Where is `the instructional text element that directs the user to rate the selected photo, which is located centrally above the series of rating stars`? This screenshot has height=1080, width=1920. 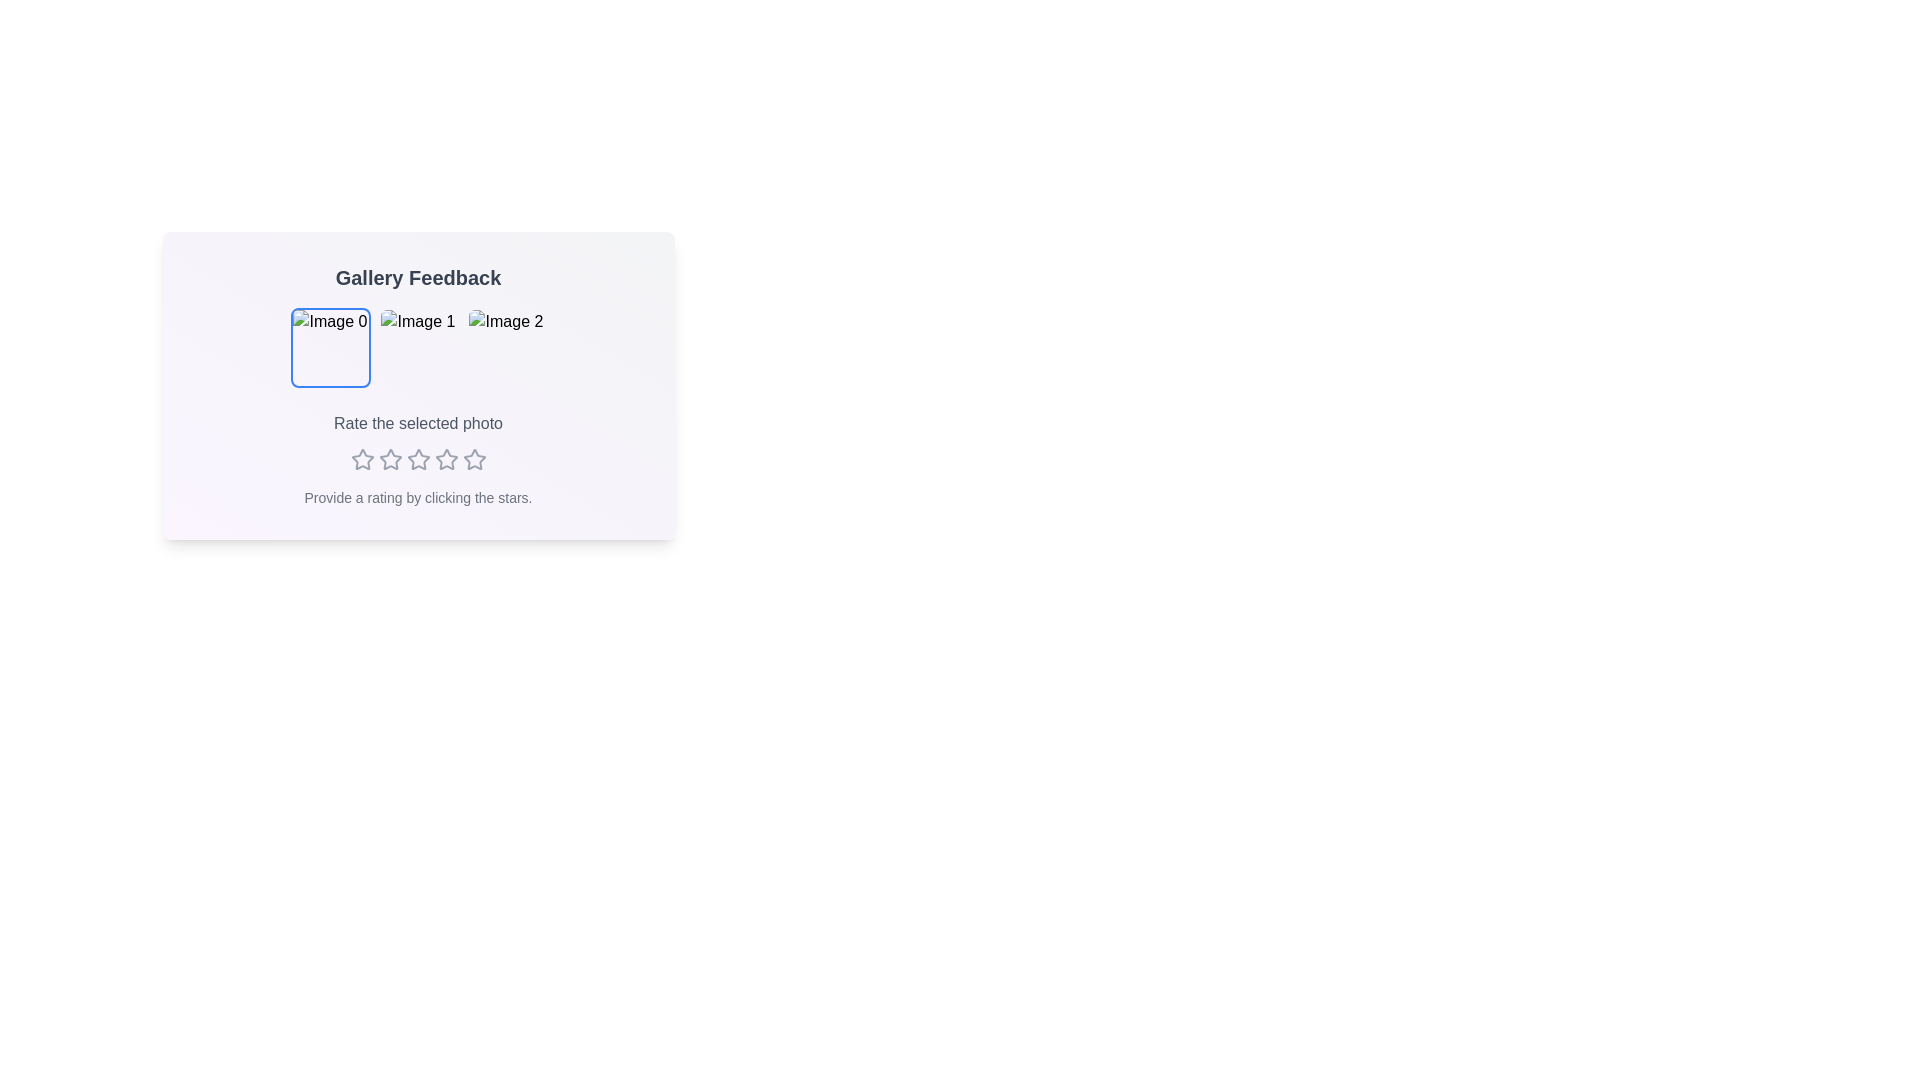 the instructional text element that directs the user to rate the selected photo, which is located centrally above the series of rating stars is located at coordinates (417, 423).